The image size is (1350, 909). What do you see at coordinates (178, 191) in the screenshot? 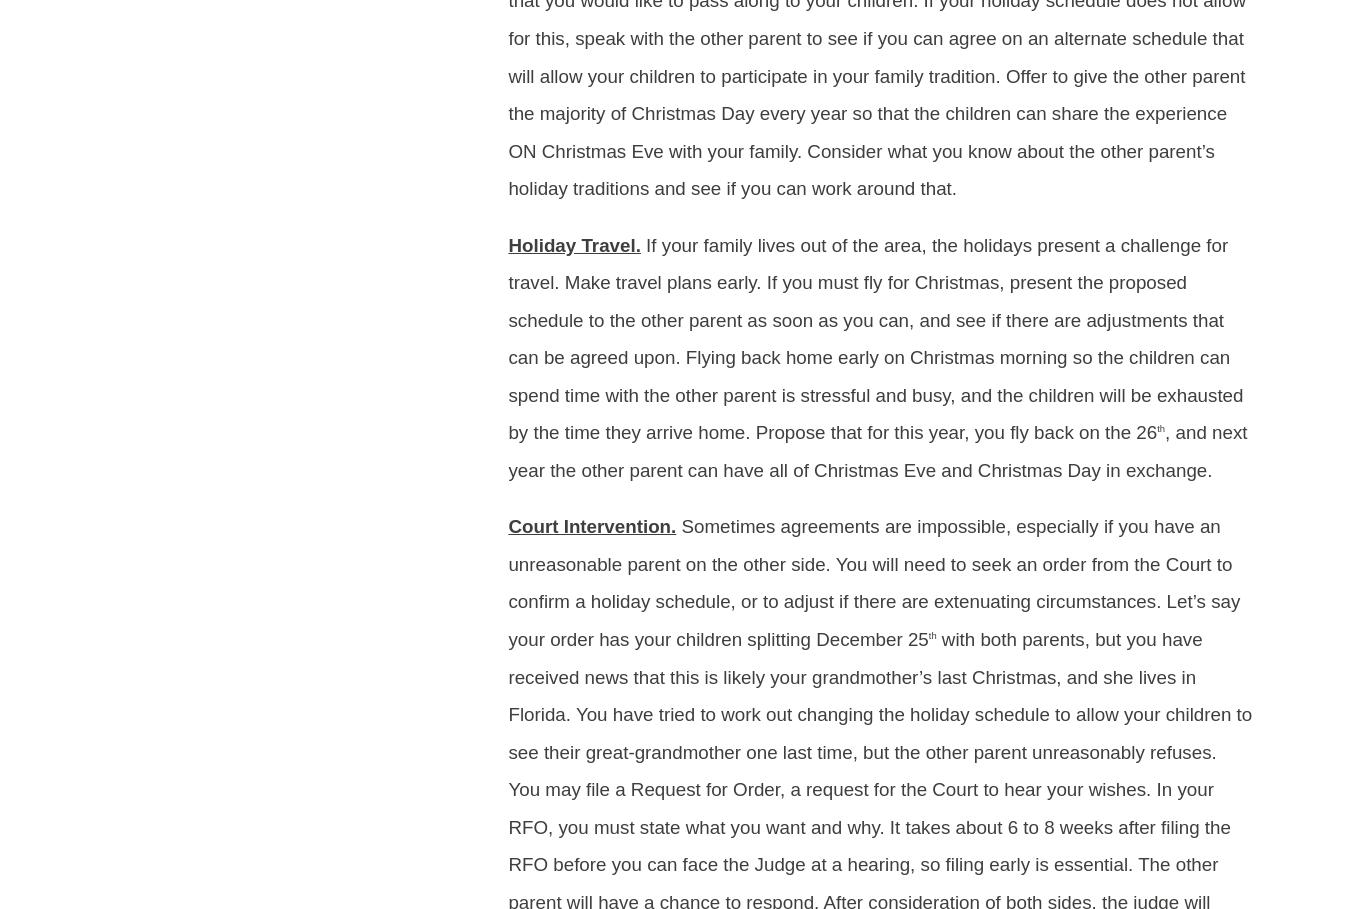
I see `'© 2023 All Rights Reserved.'` at bounding box center [178, 191].